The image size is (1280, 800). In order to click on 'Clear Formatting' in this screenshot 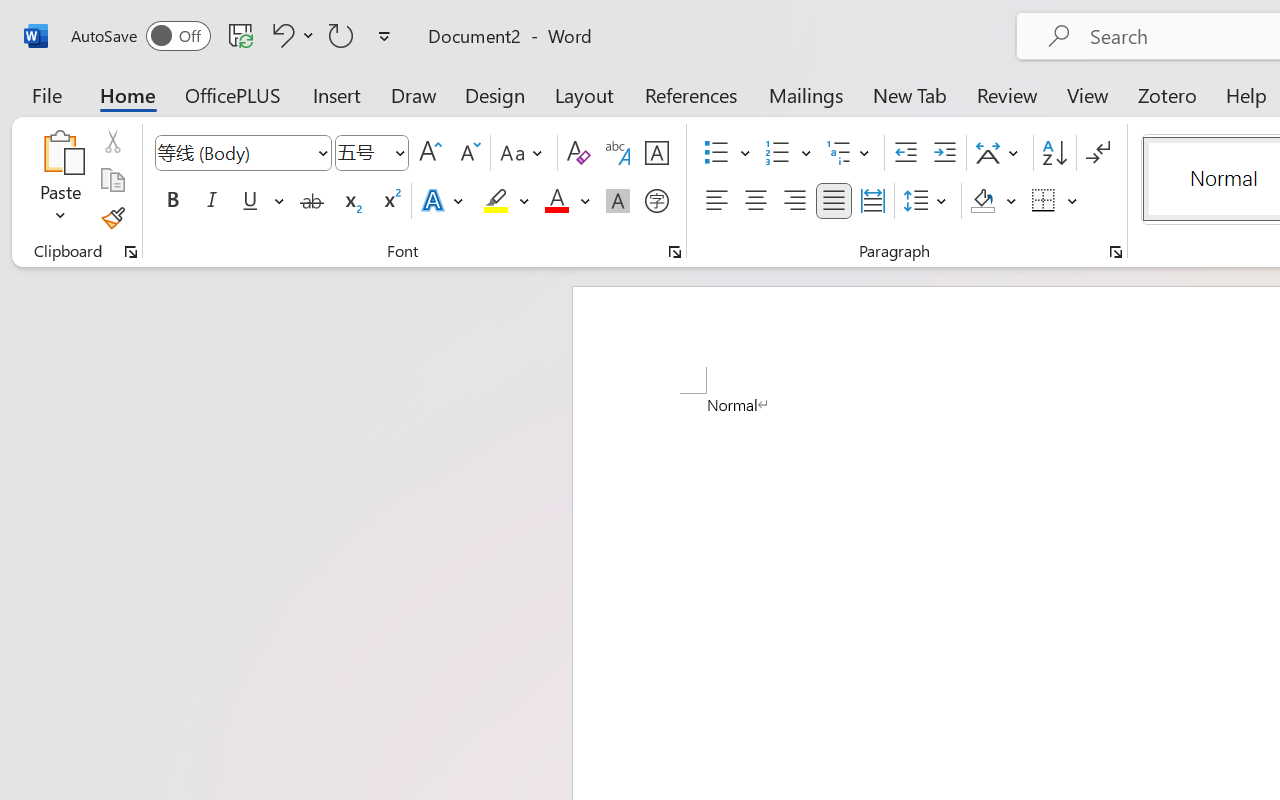, I will do `click(577, 153)`.